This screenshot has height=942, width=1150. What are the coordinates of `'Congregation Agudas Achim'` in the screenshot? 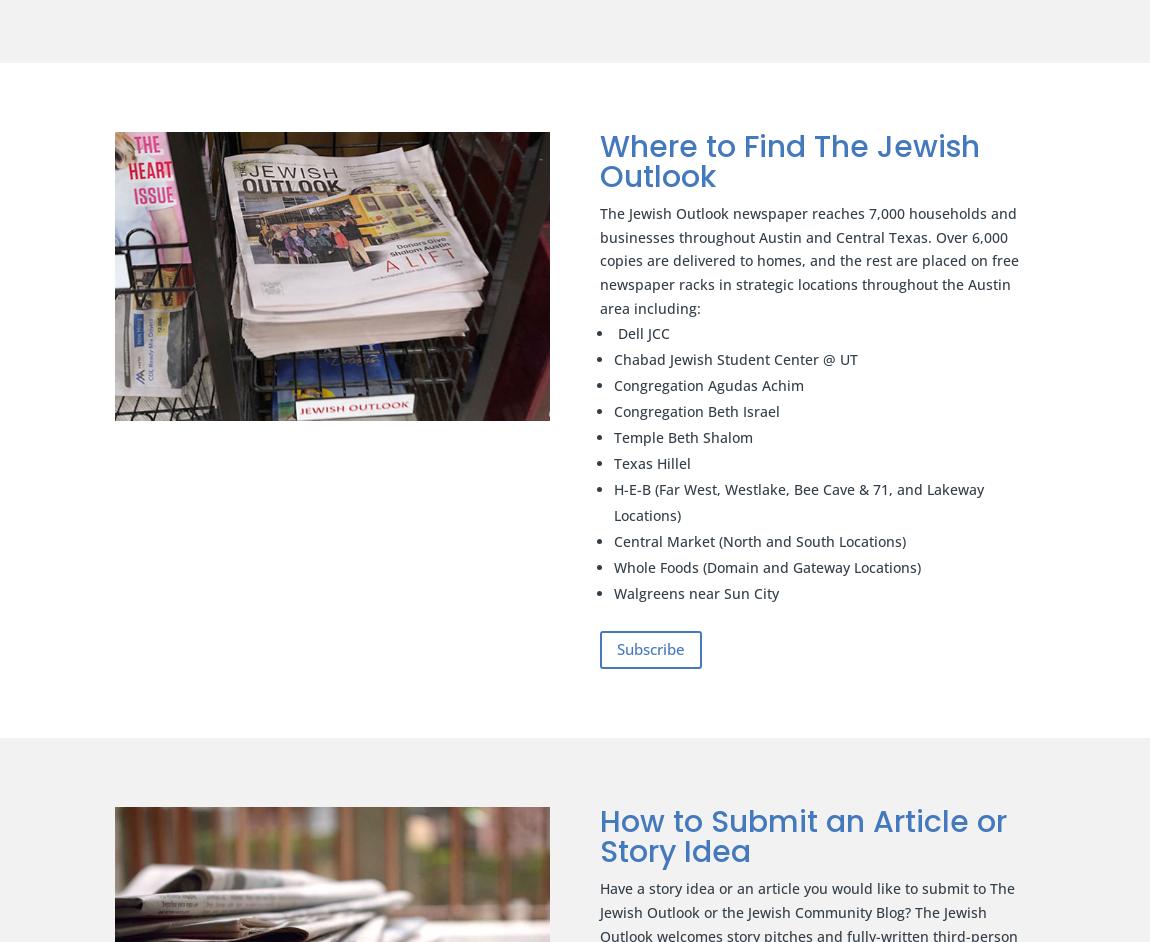 It's located at (707, 384).